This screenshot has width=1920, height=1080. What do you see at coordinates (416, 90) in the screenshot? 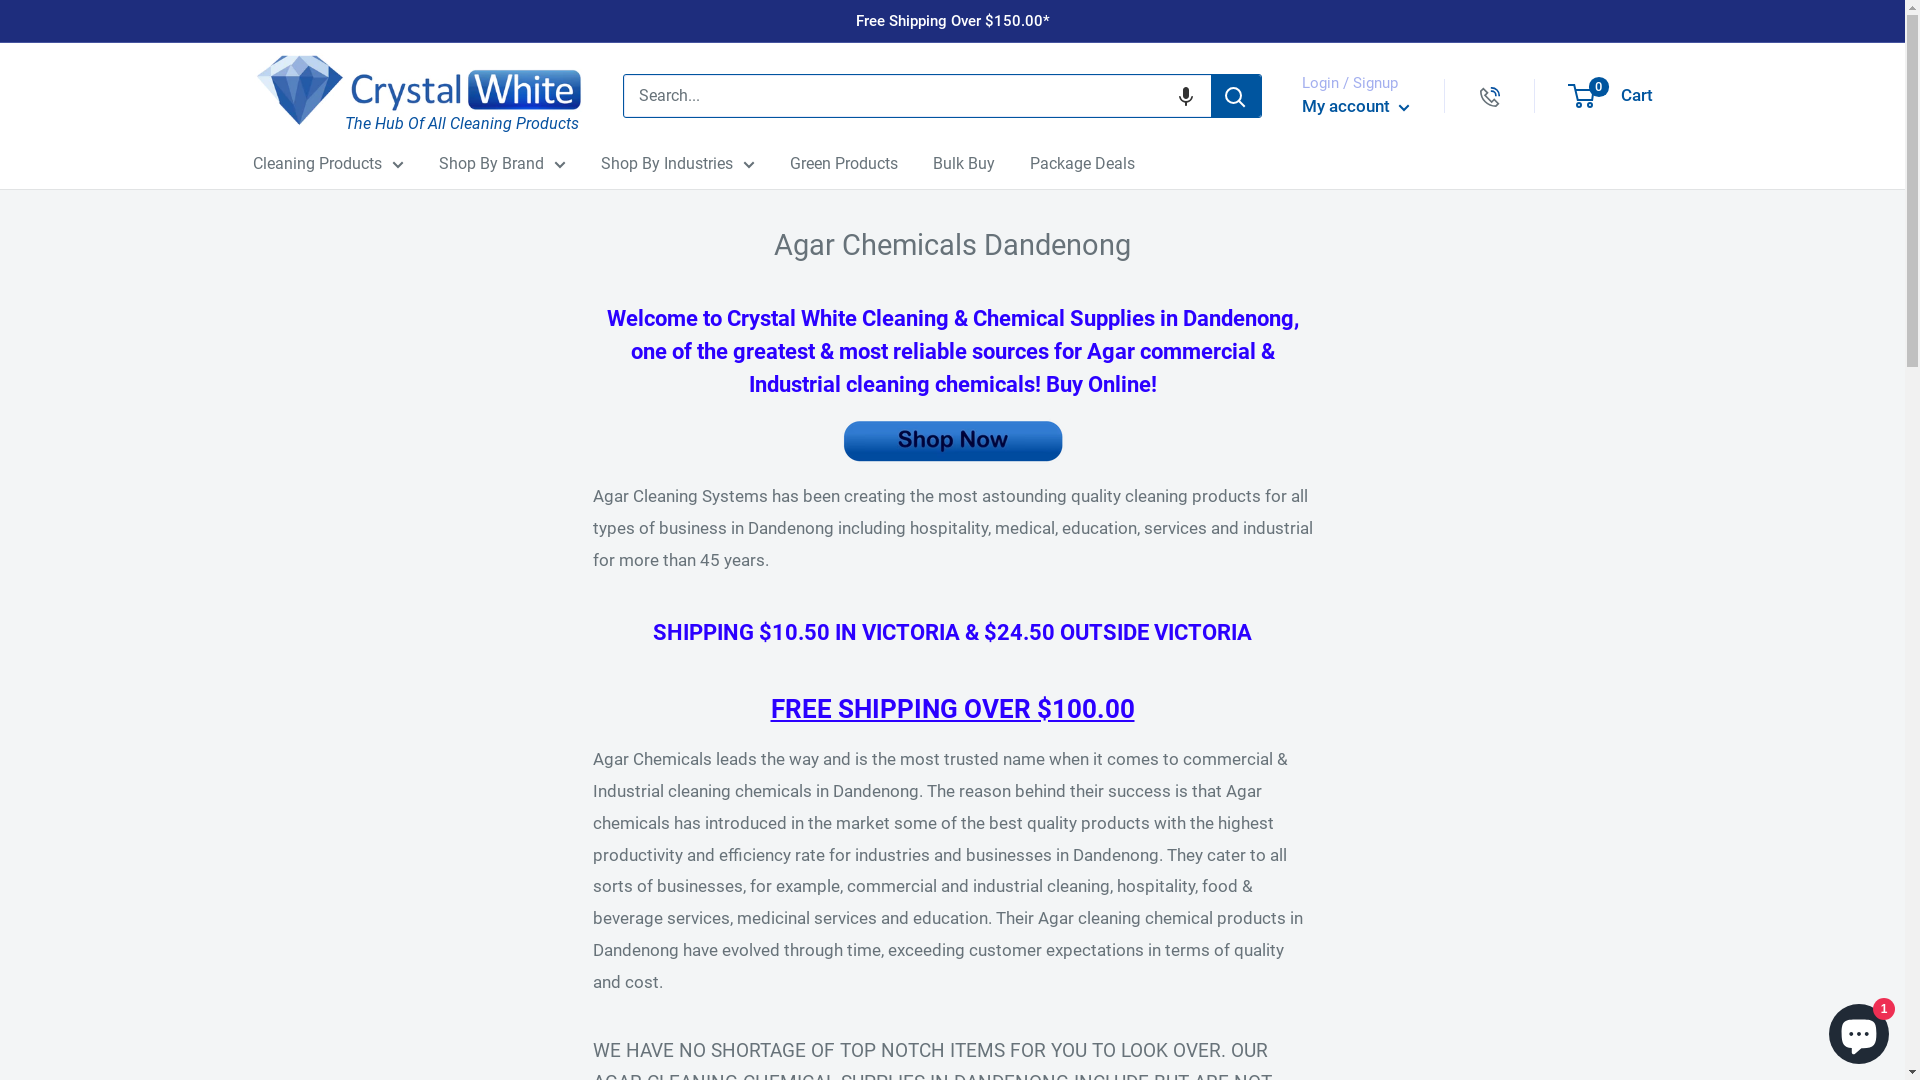
I see `'Crystalwhite Cleaning Supplies'` at bounding box center [416, 90].